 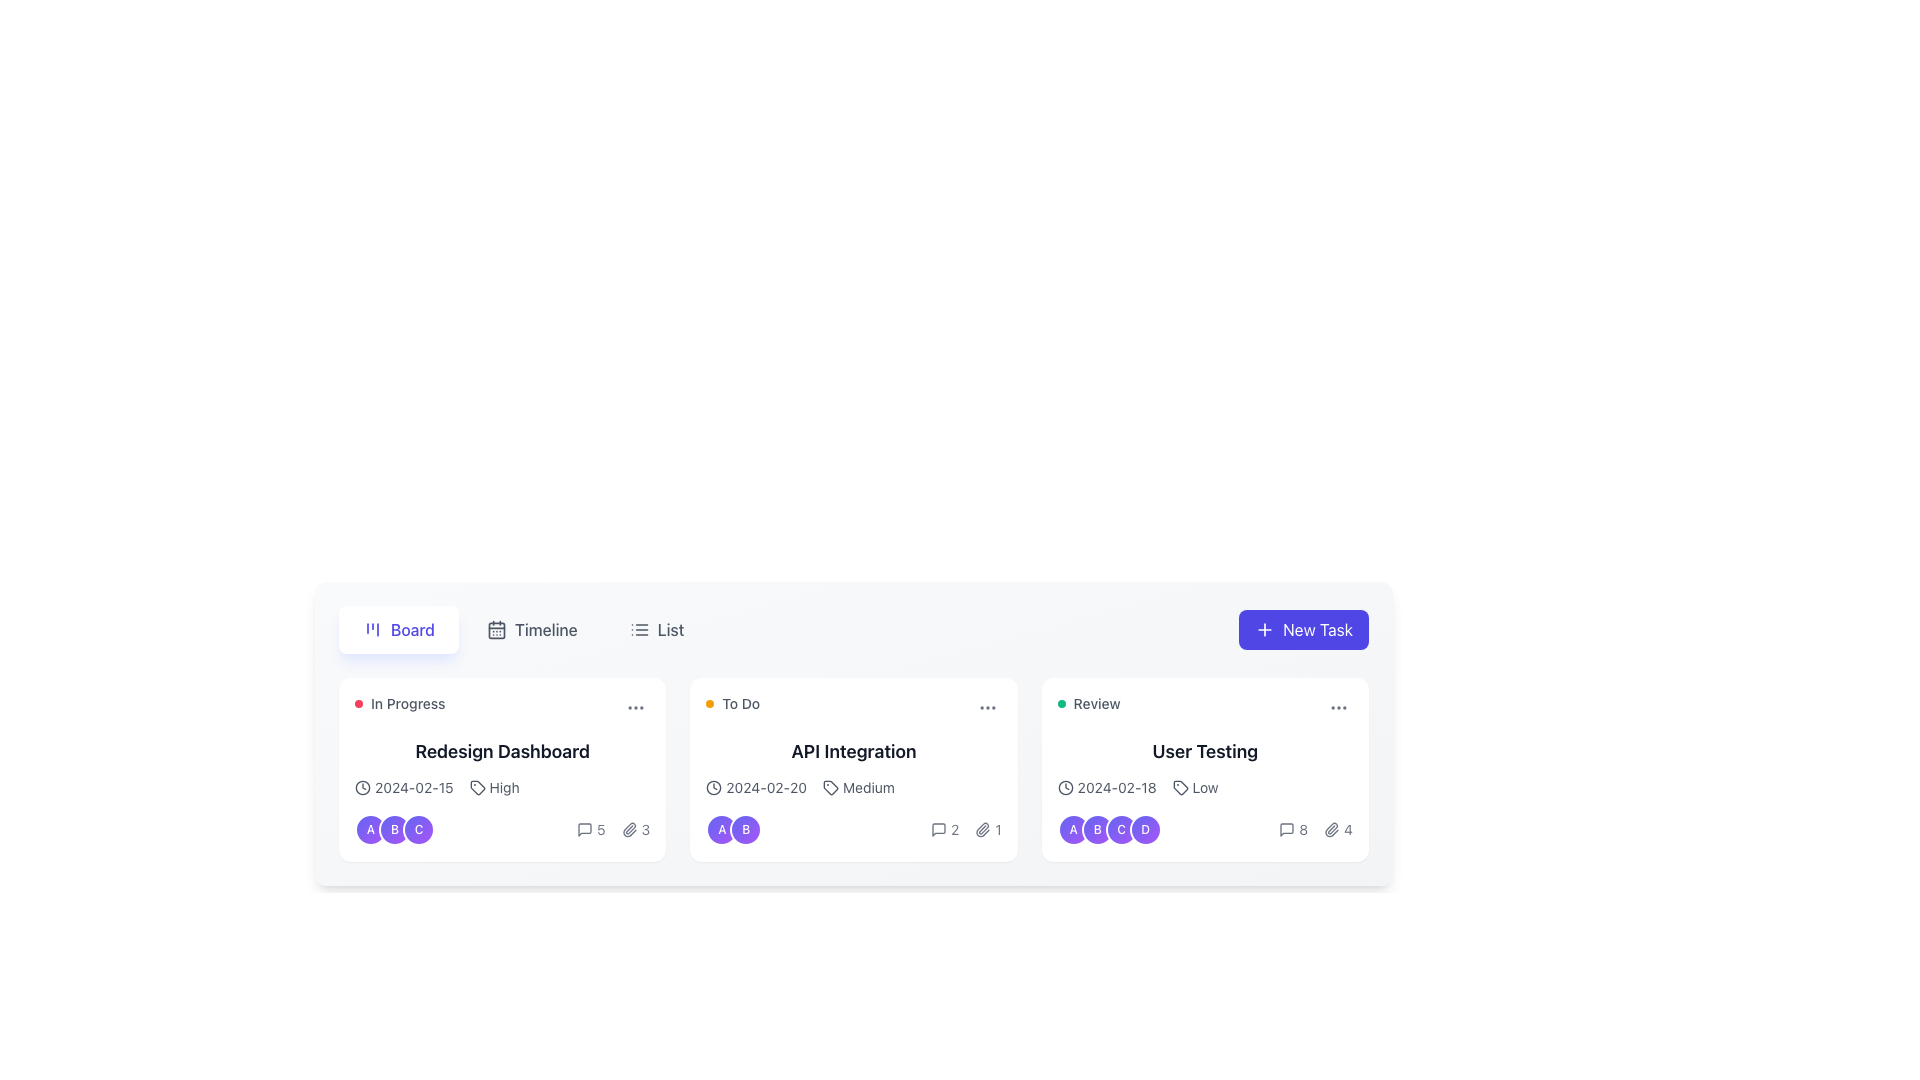 What do you see at coordinates (1304, 628) in the screenshot?
I see `the 'New Task' button, which is a dark indigo rectangular button with rounded corners and white text, located at the top center-right of the interface` at bounding box center [1304, 628].